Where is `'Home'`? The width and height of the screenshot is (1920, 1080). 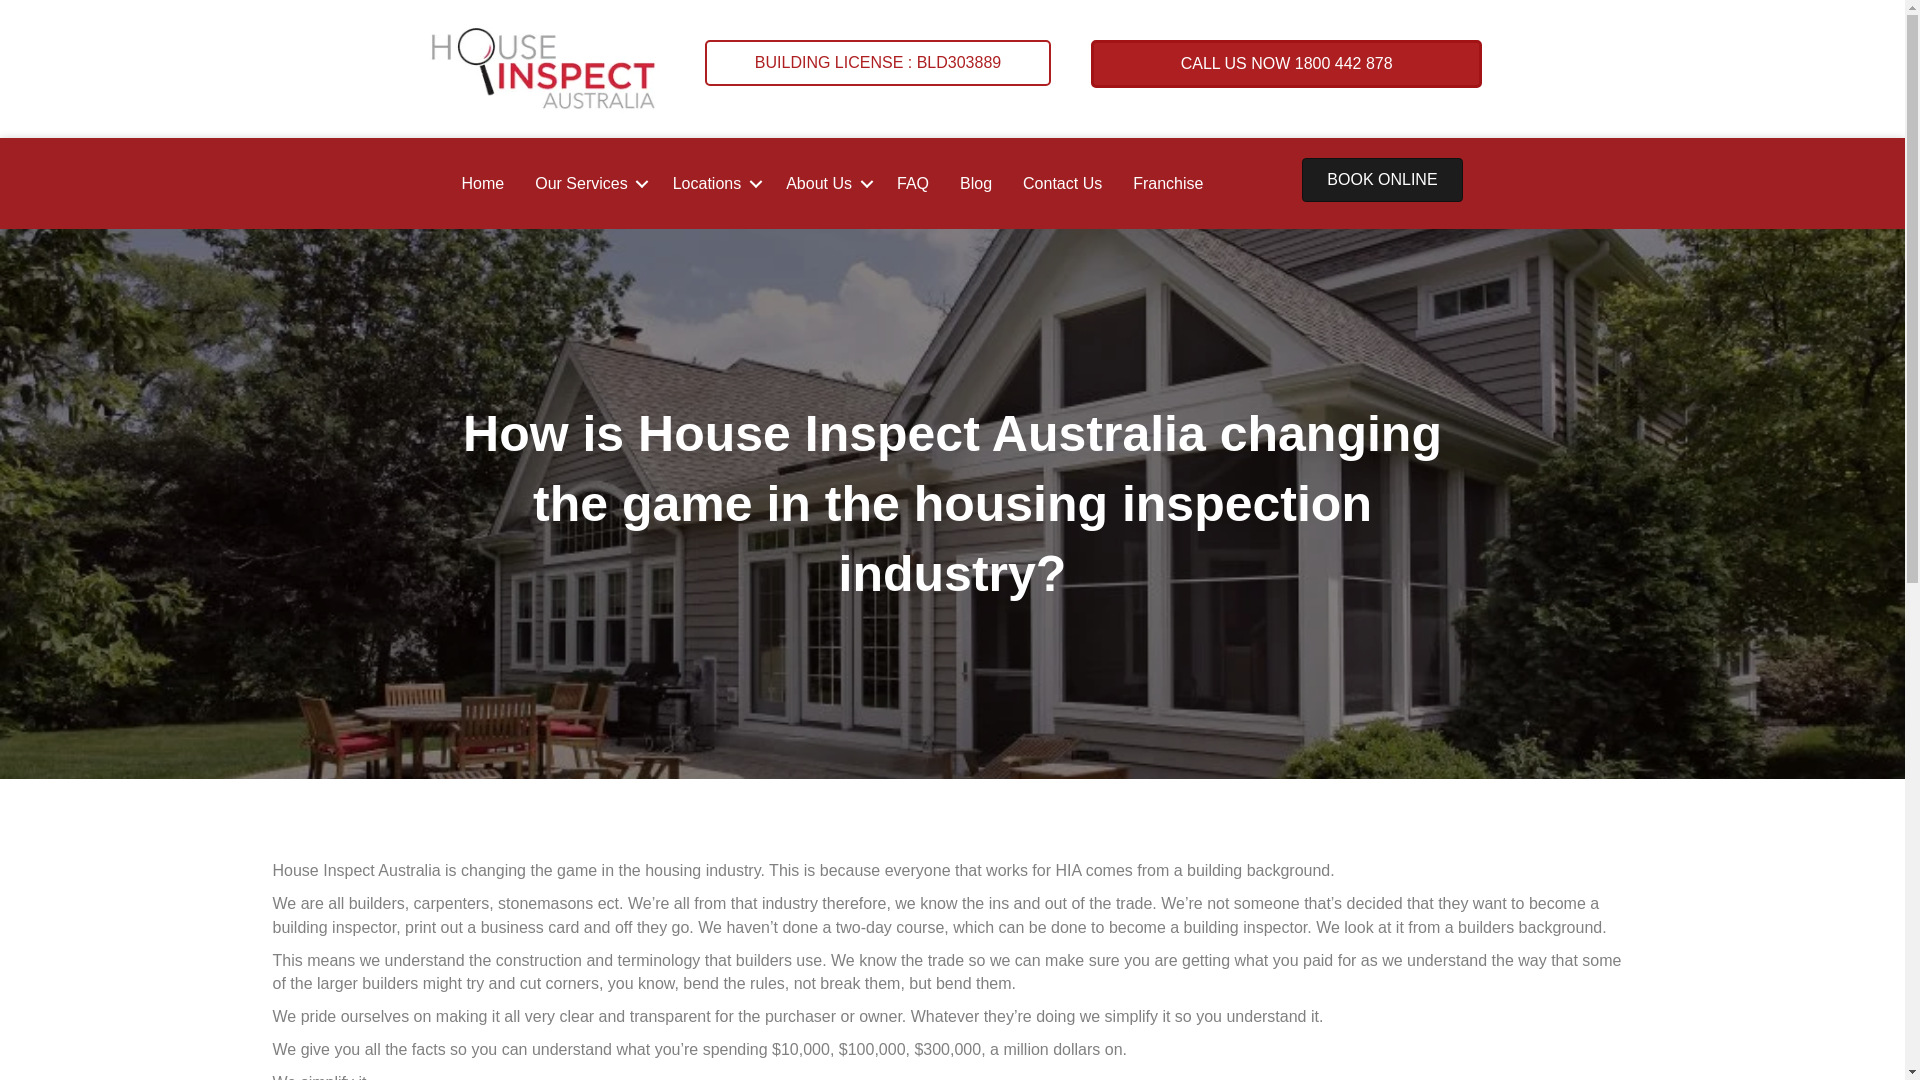
'Home' is located at coordinates (483, 183).